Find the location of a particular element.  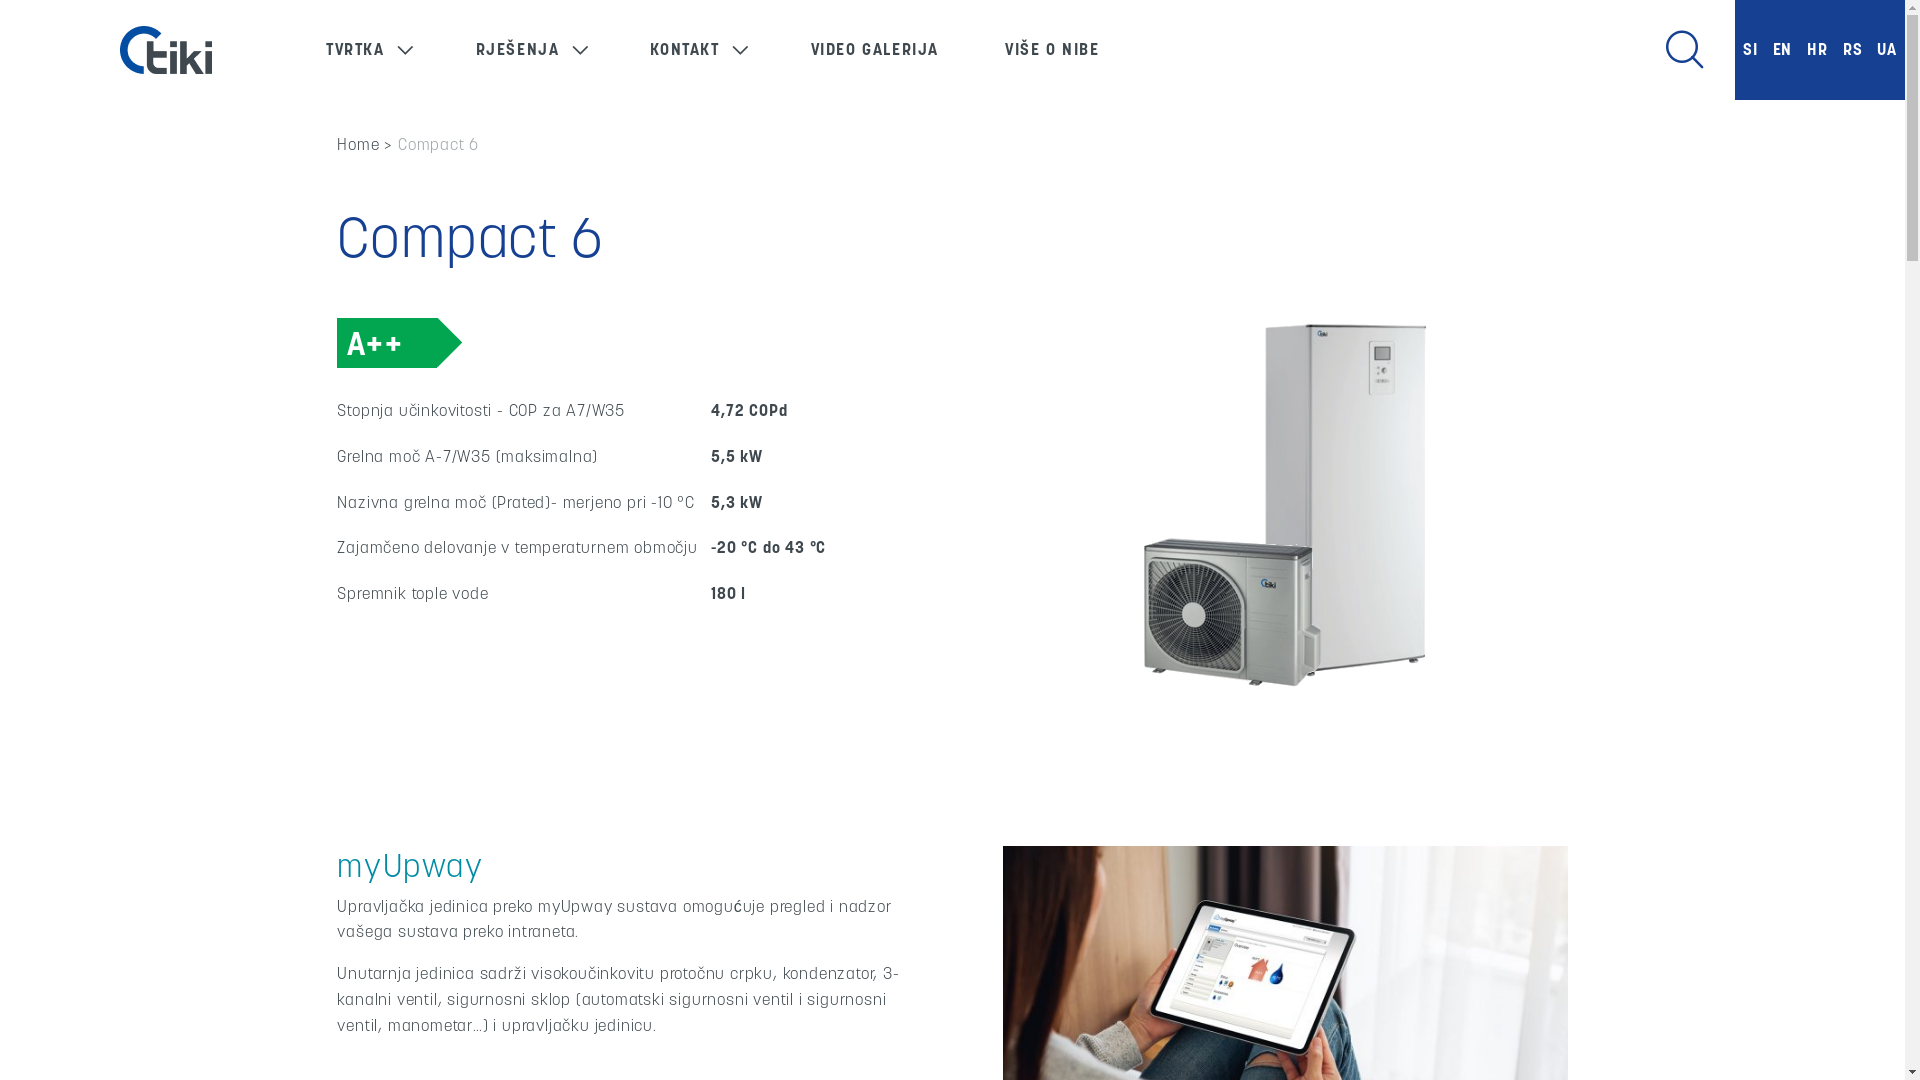

'HR' is located at coordinates (1817, 49).